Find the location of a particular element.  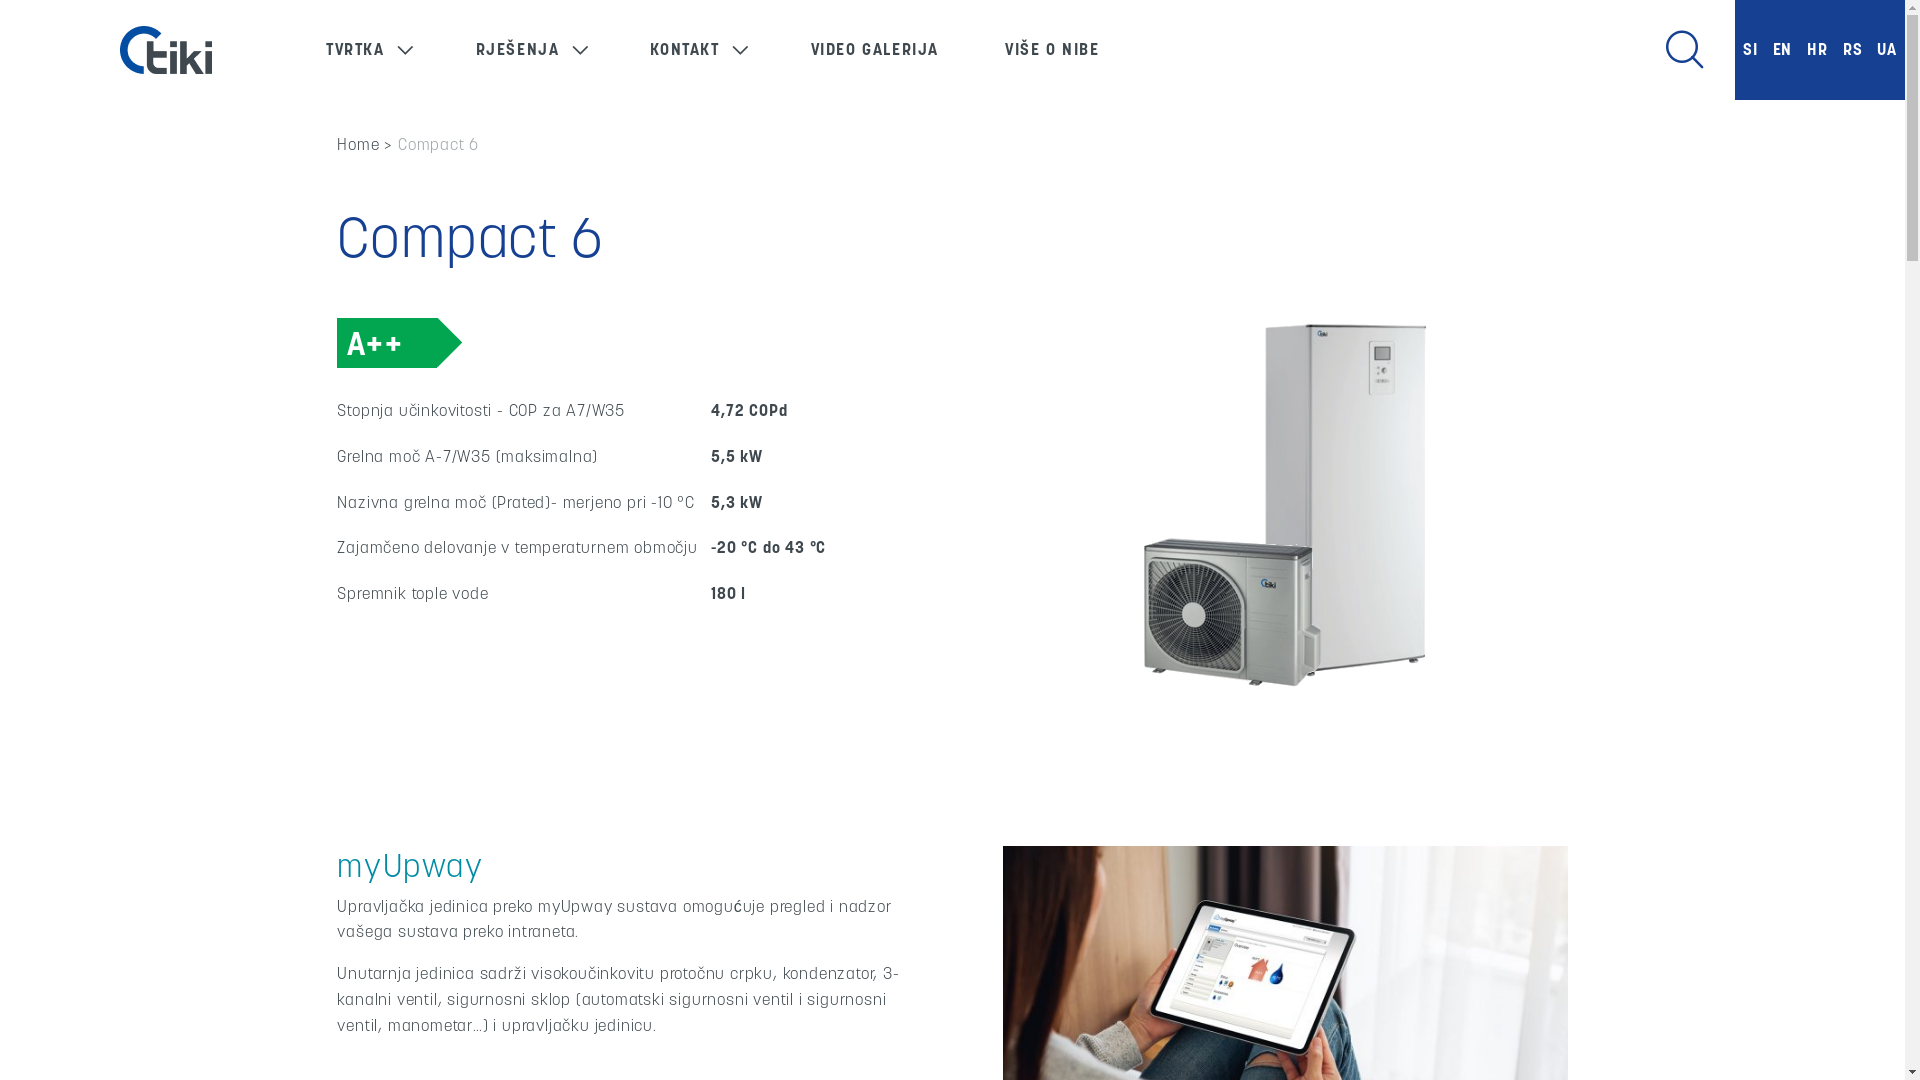

'HR' is located at coordinates (1817, 49).